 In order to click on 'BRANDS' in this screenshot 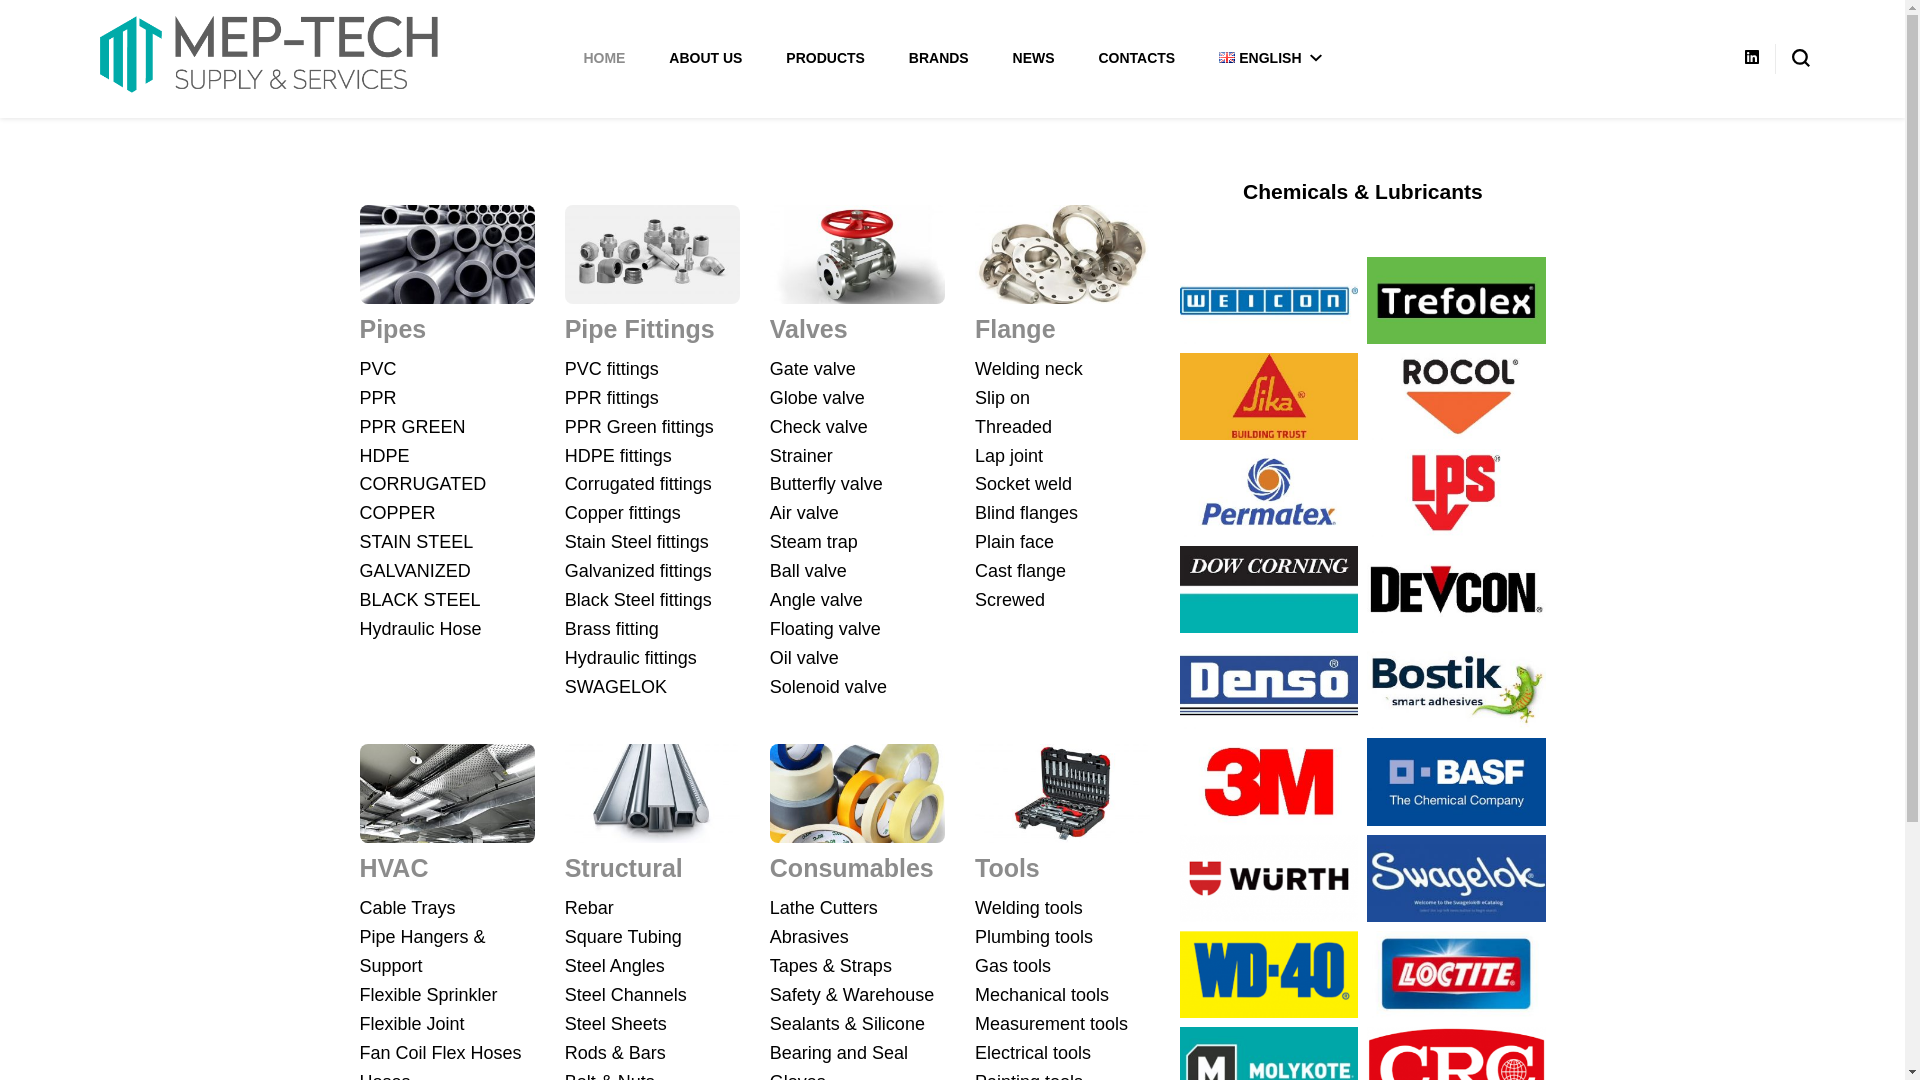, I will do `click(938, 56)`.